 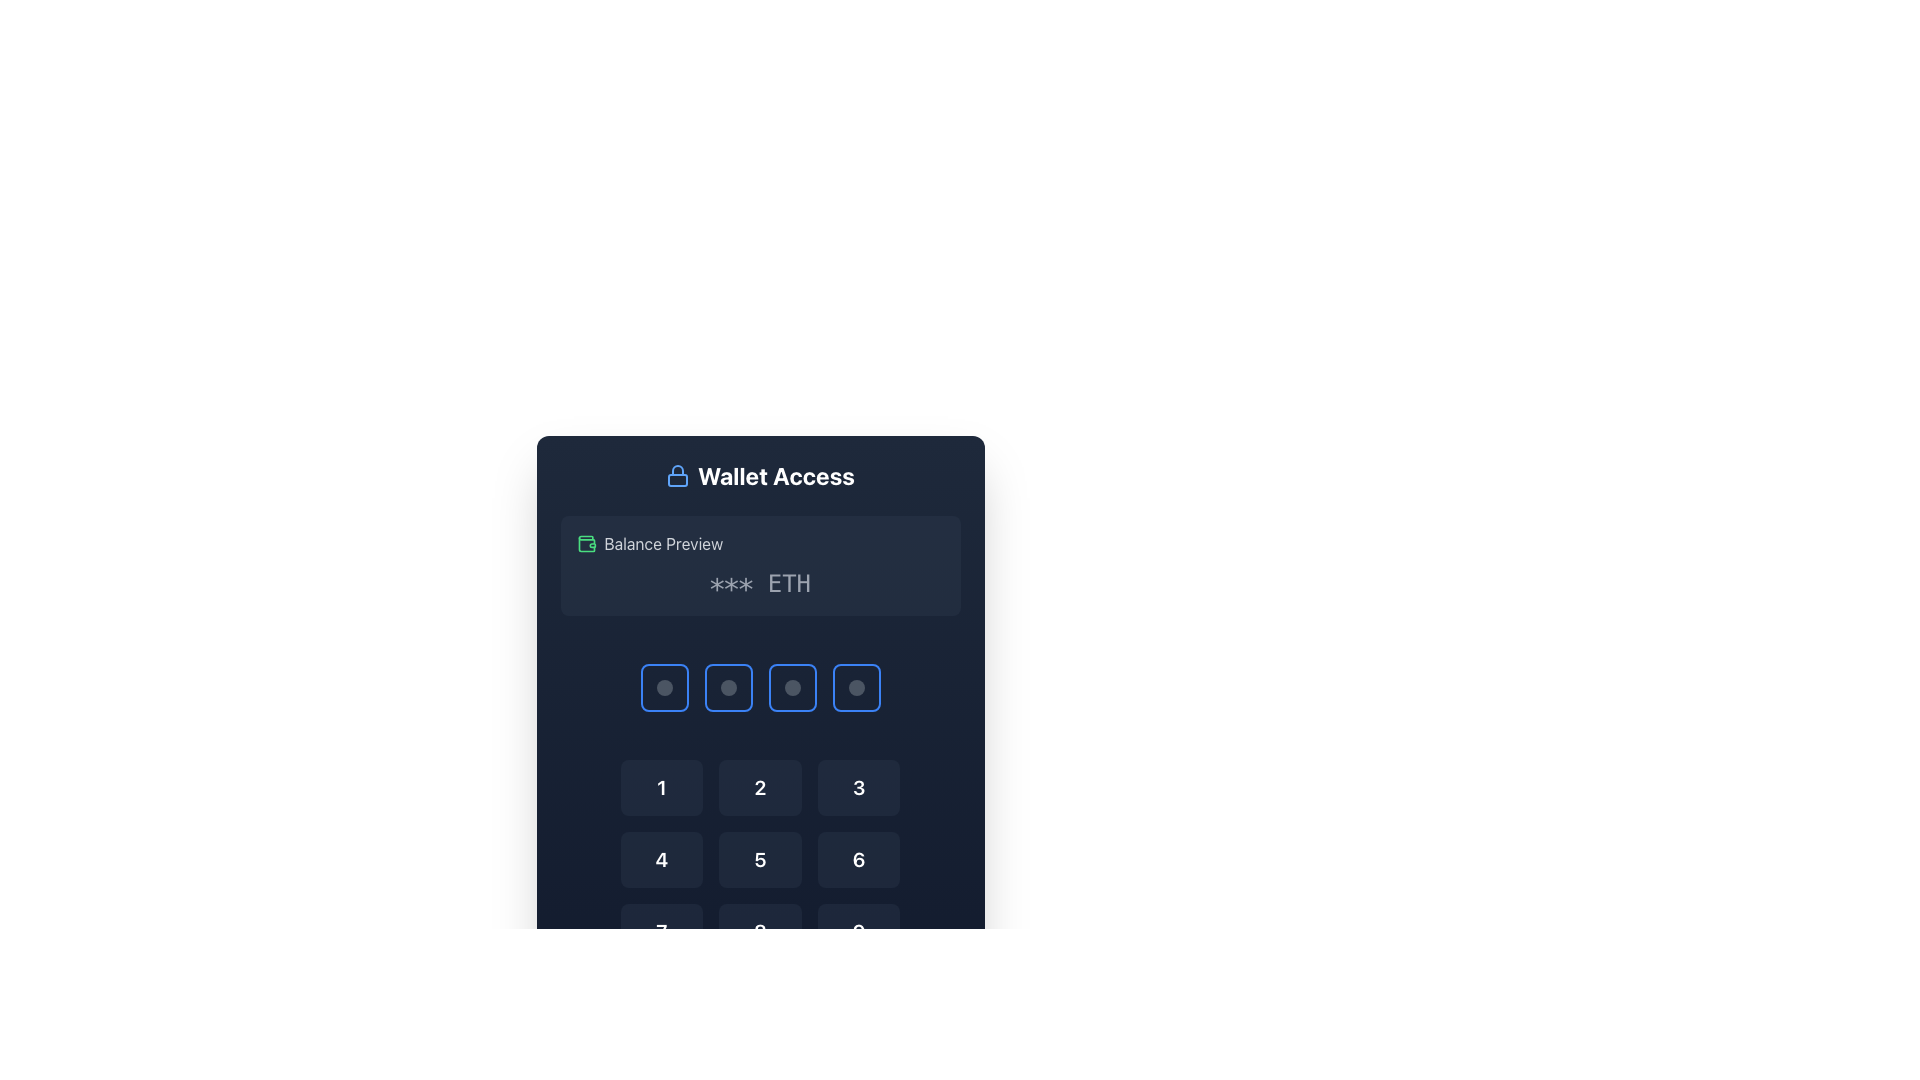 I want to click on the button that inputs the digit '7' located in the third row and first column of the numeric keypad, so click(x=661, y=932).